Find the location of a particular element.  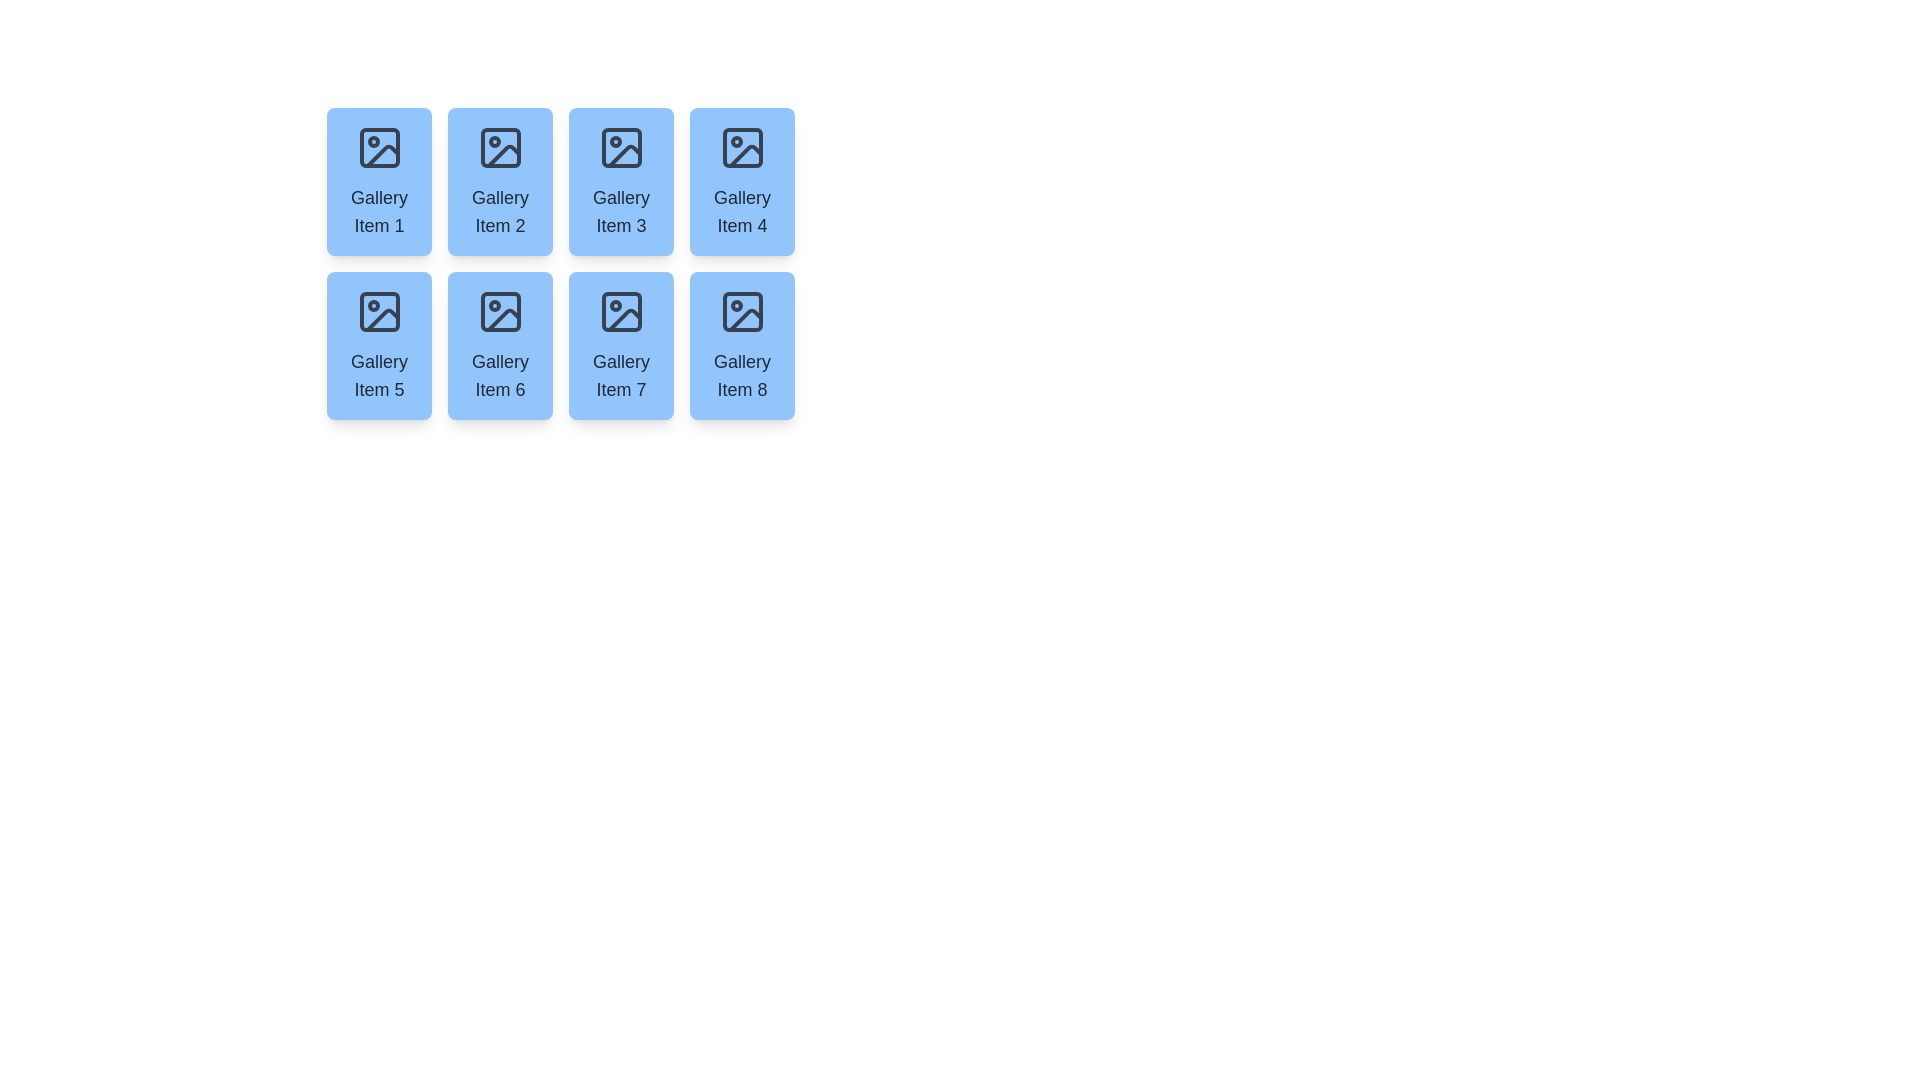

the innermost SVG rectangle that forms part of the outline of the fifth gallery item in a grid of eight items is located at coordinates (379, 312).